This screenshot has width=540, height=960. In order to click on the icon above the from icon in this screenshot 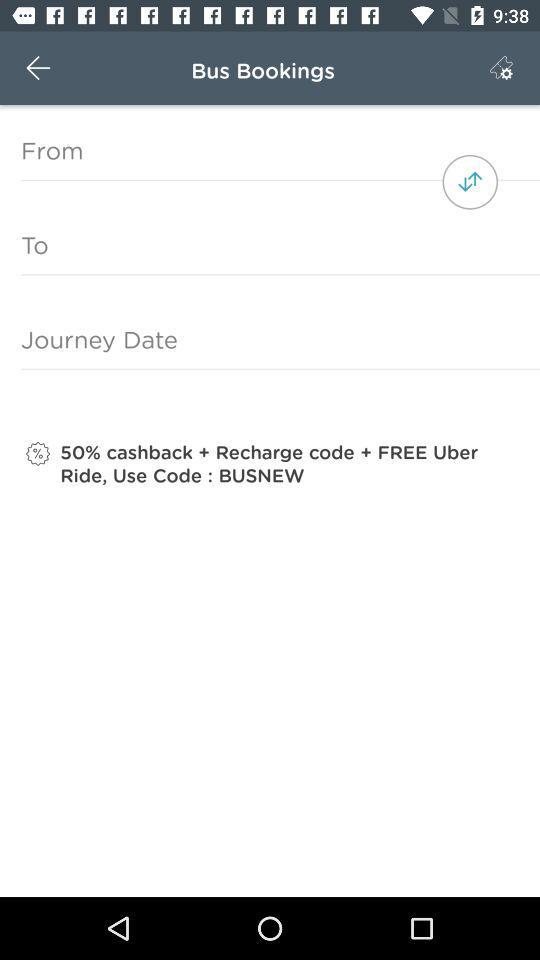, I will do `click(38, 68)`.